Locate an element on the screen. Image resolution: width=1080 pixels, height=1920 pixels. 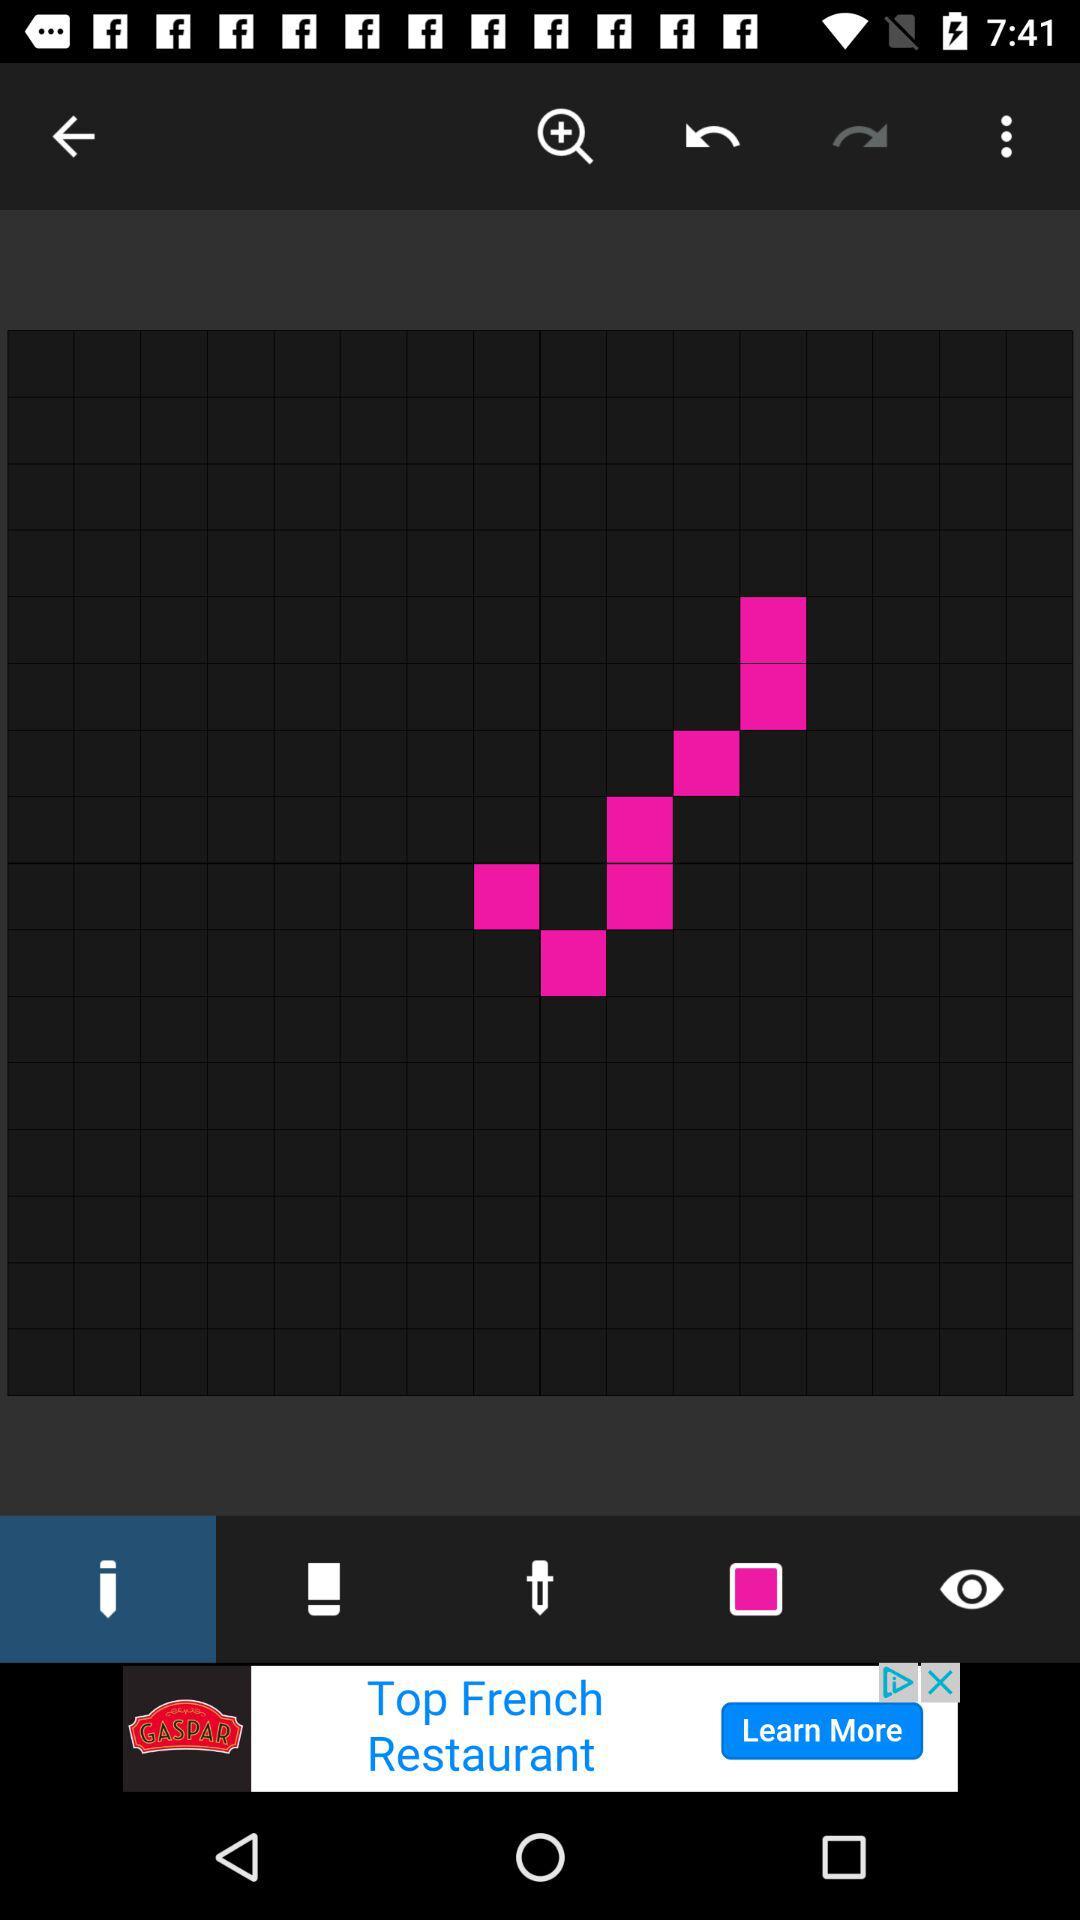
back the page is located at coordinates (72, 135).